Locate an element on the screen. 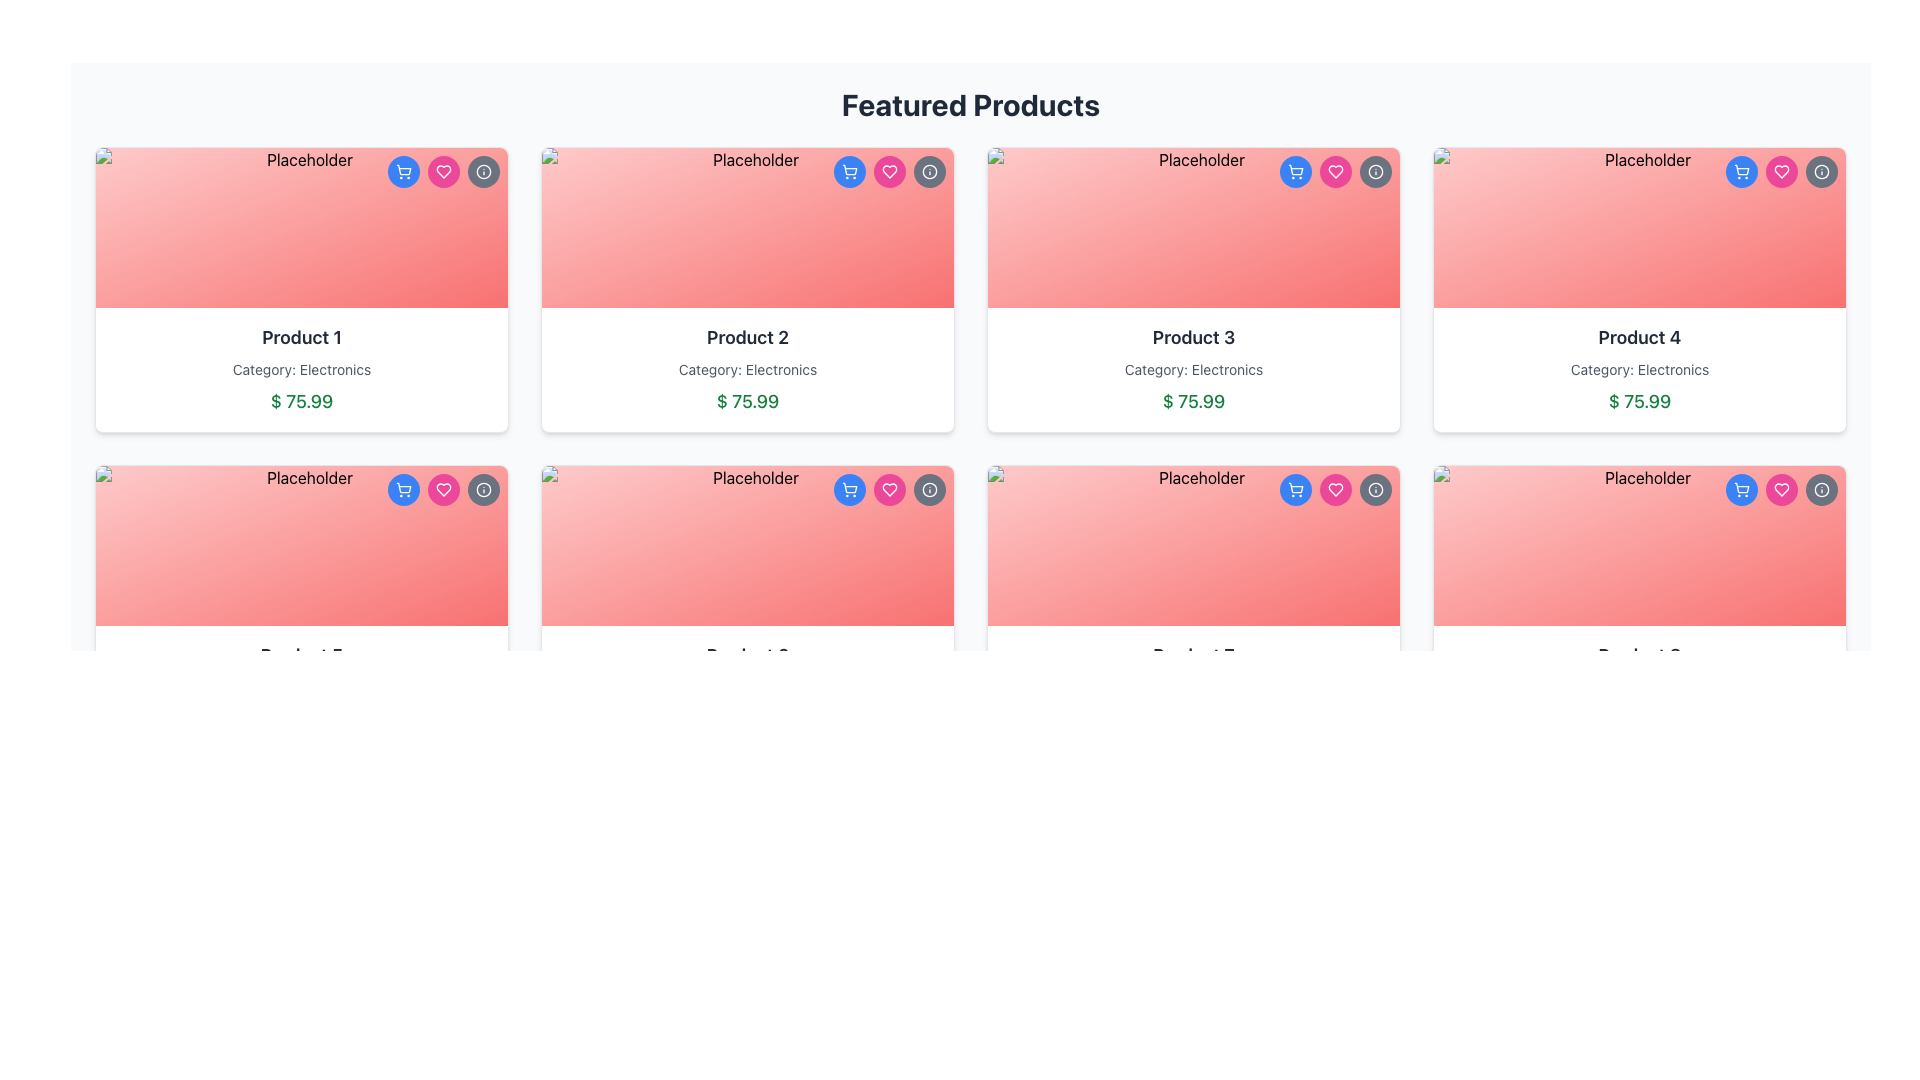 The image size is (1920, 1080). the shopping cart icon located at the top-right corner of the product card is located at coordinates (1296, 489).